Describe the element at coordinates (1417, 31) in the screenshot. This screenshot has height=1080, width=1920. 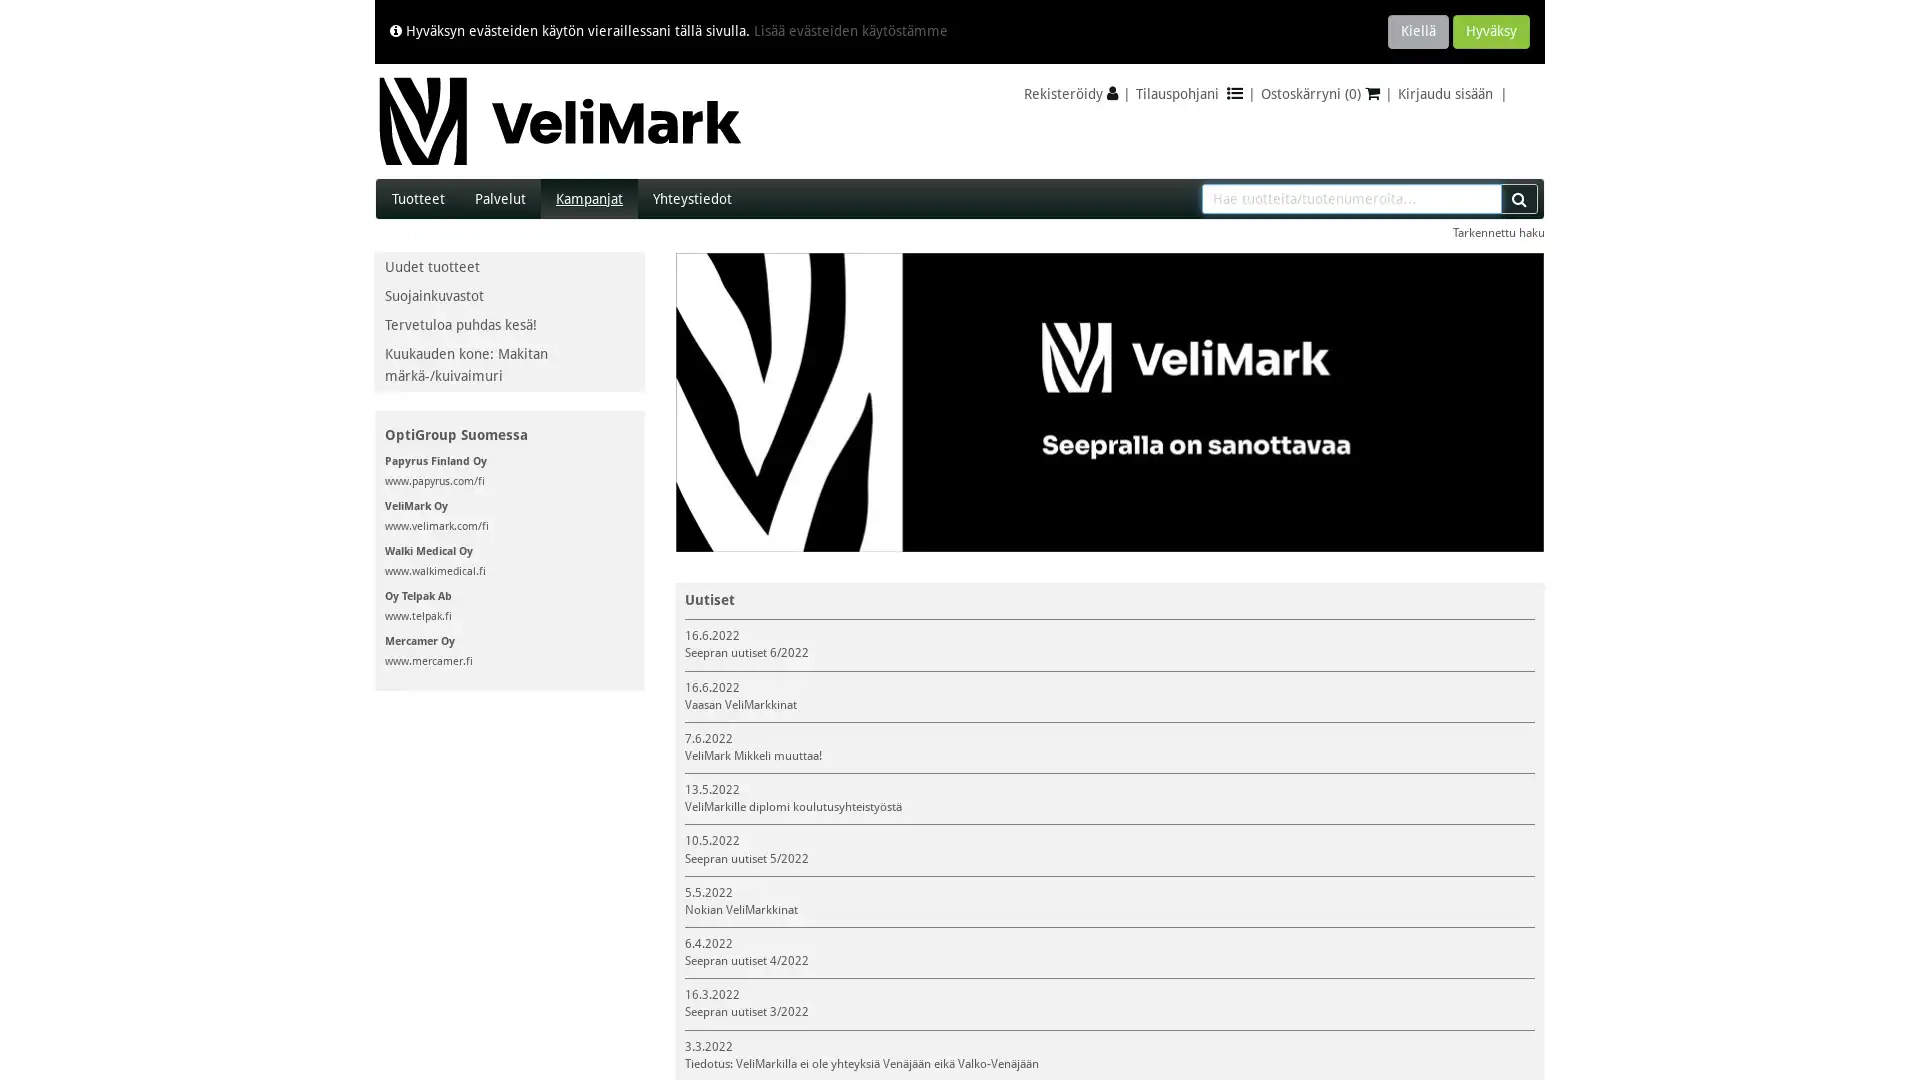
I see `Kiella` at that location.